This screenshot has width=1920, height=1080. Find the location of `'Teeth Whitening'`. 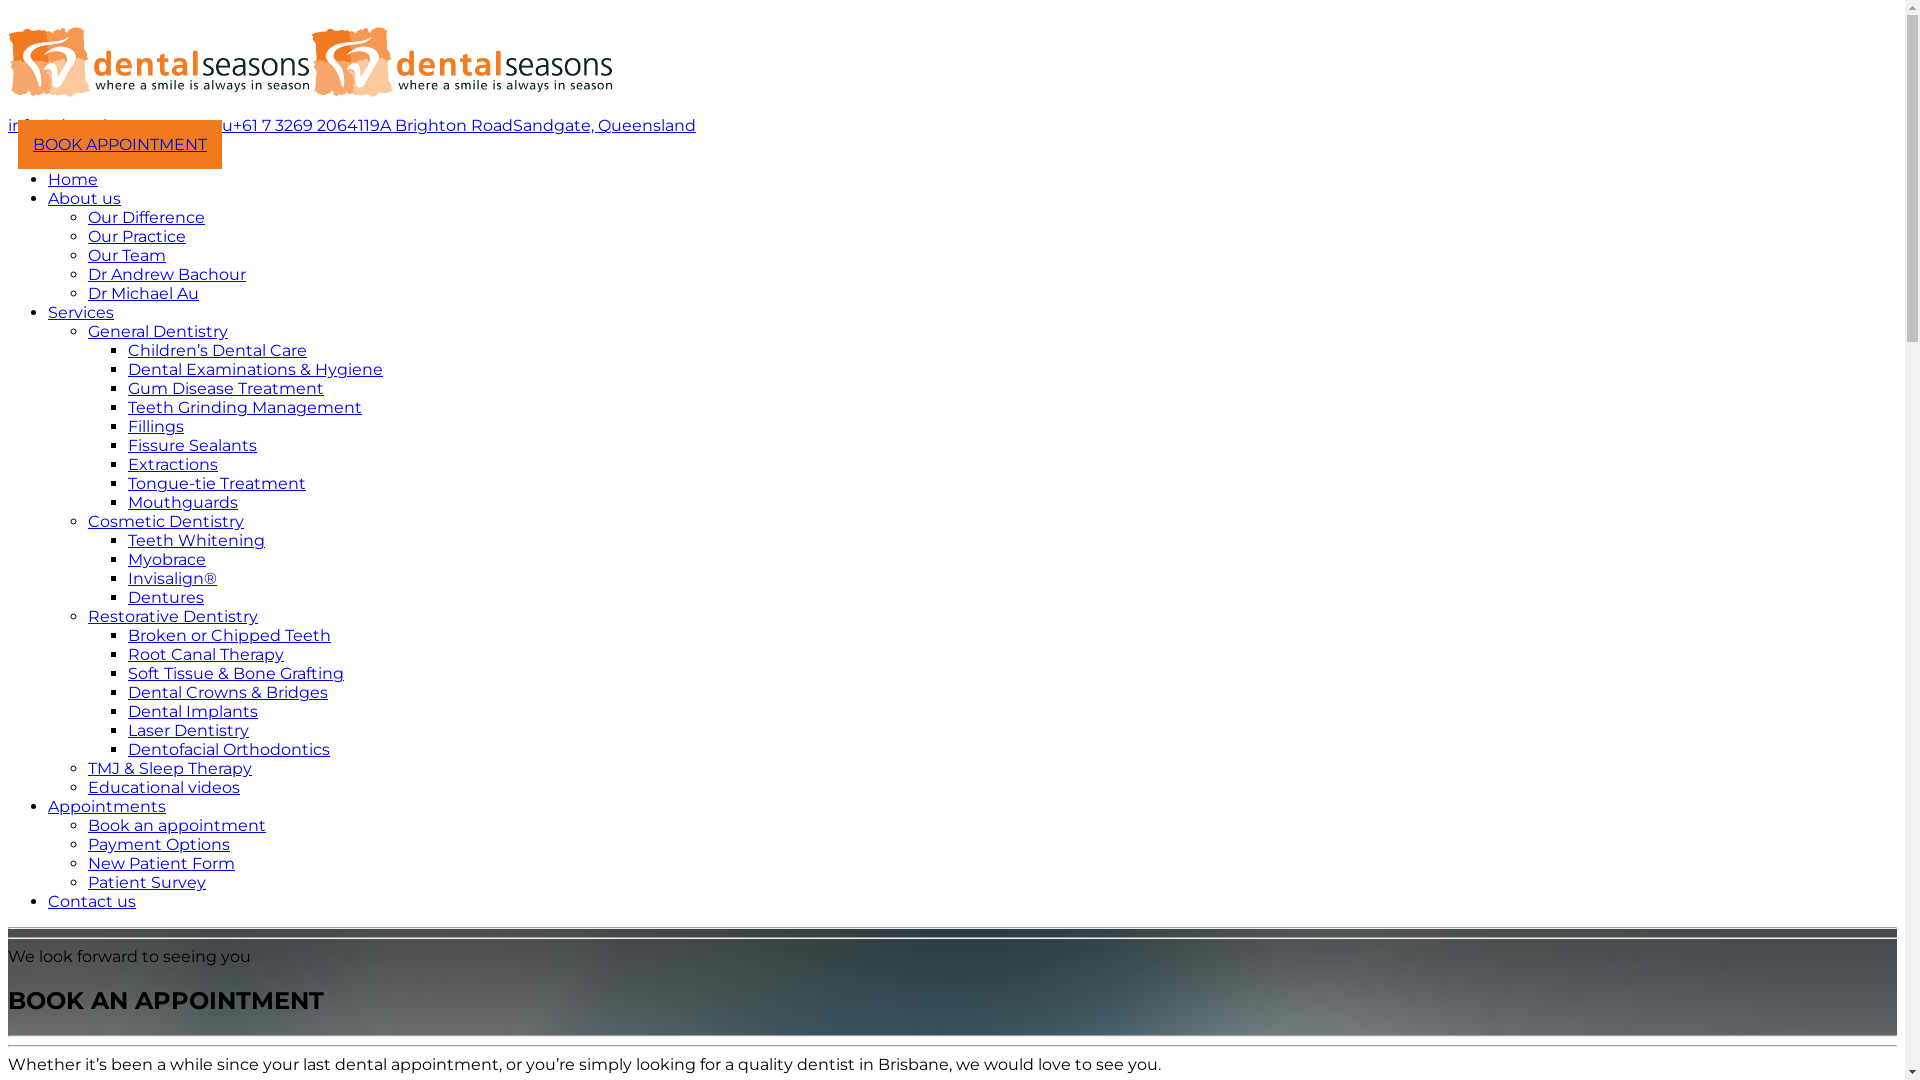

'Teeth Whitening' is located at coordinates (196, 540).